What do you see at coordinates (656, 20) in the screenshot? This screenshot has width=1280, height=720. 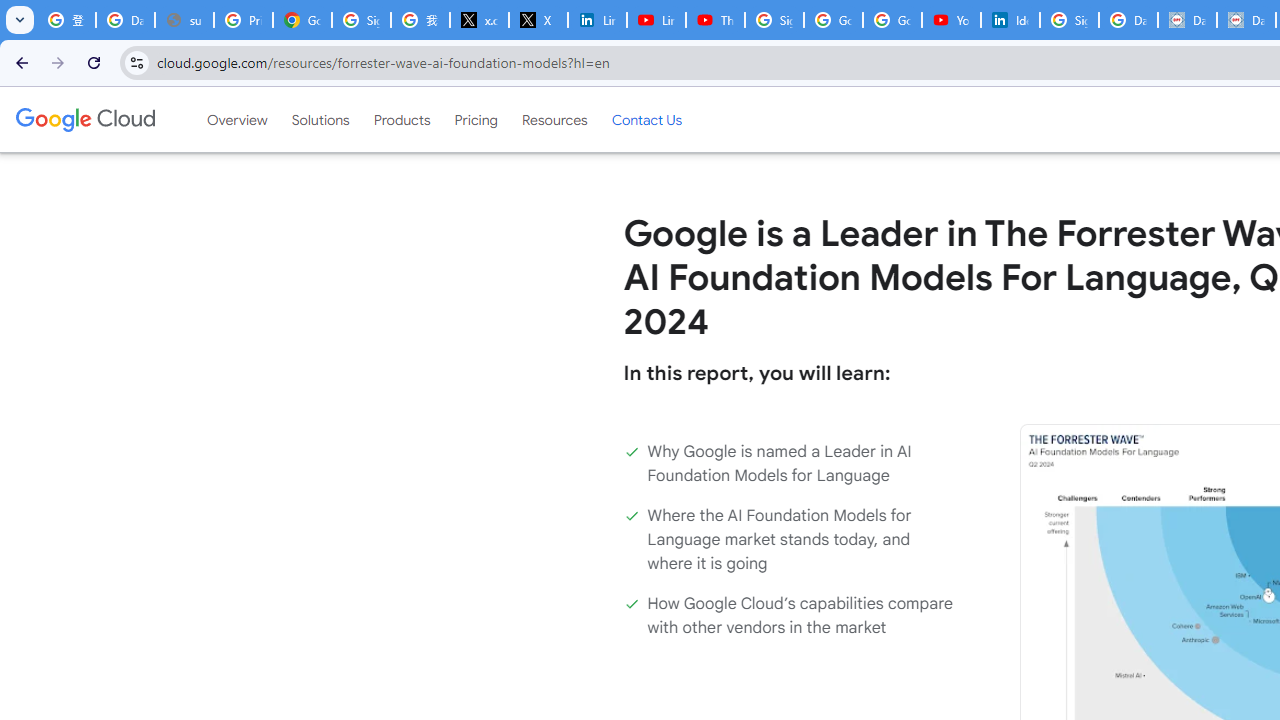 I see `'LinkedIn - YouTube'` at bounding box center [656, 20].